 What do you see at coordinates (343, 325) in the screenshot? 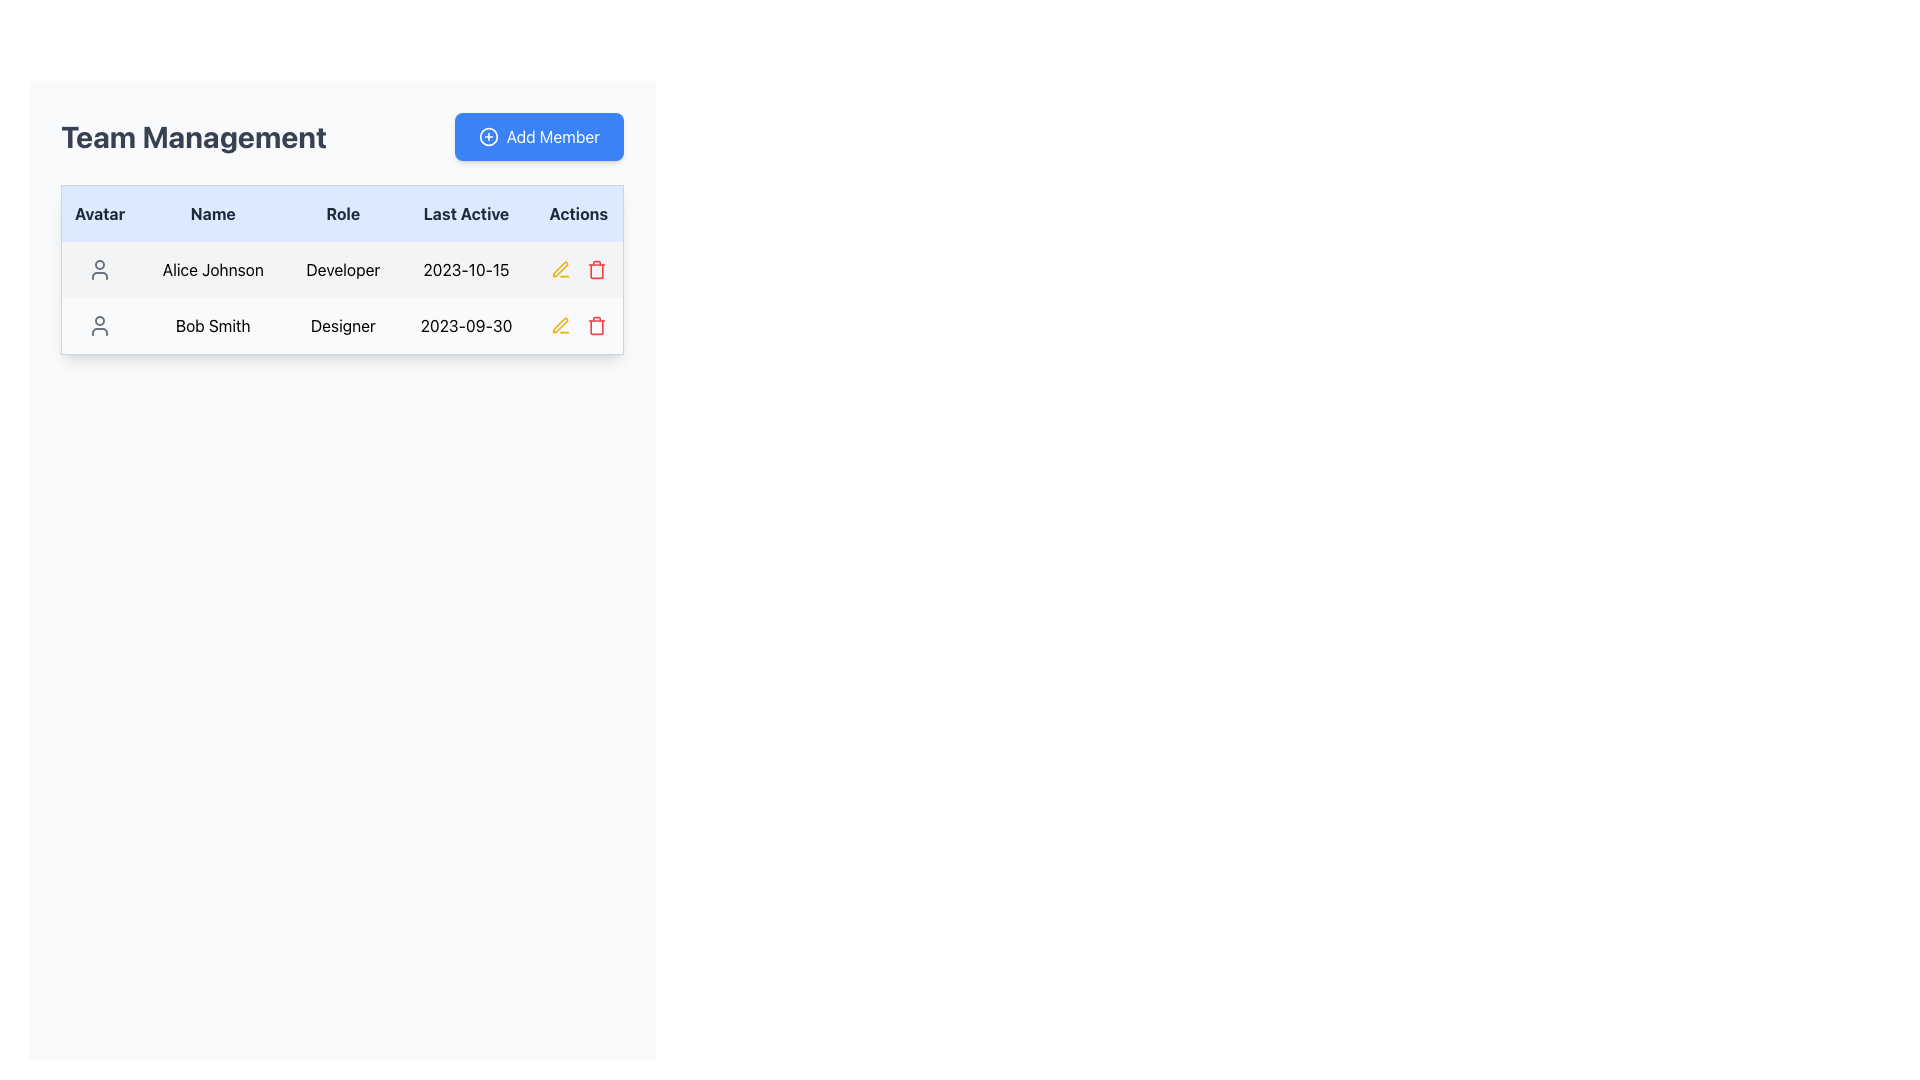
I see `text label displaying 'Designer' in black font, located in the 'Role' column of the second row, associated with the user 'Bob Smith'` at bounding box center [343, 325].